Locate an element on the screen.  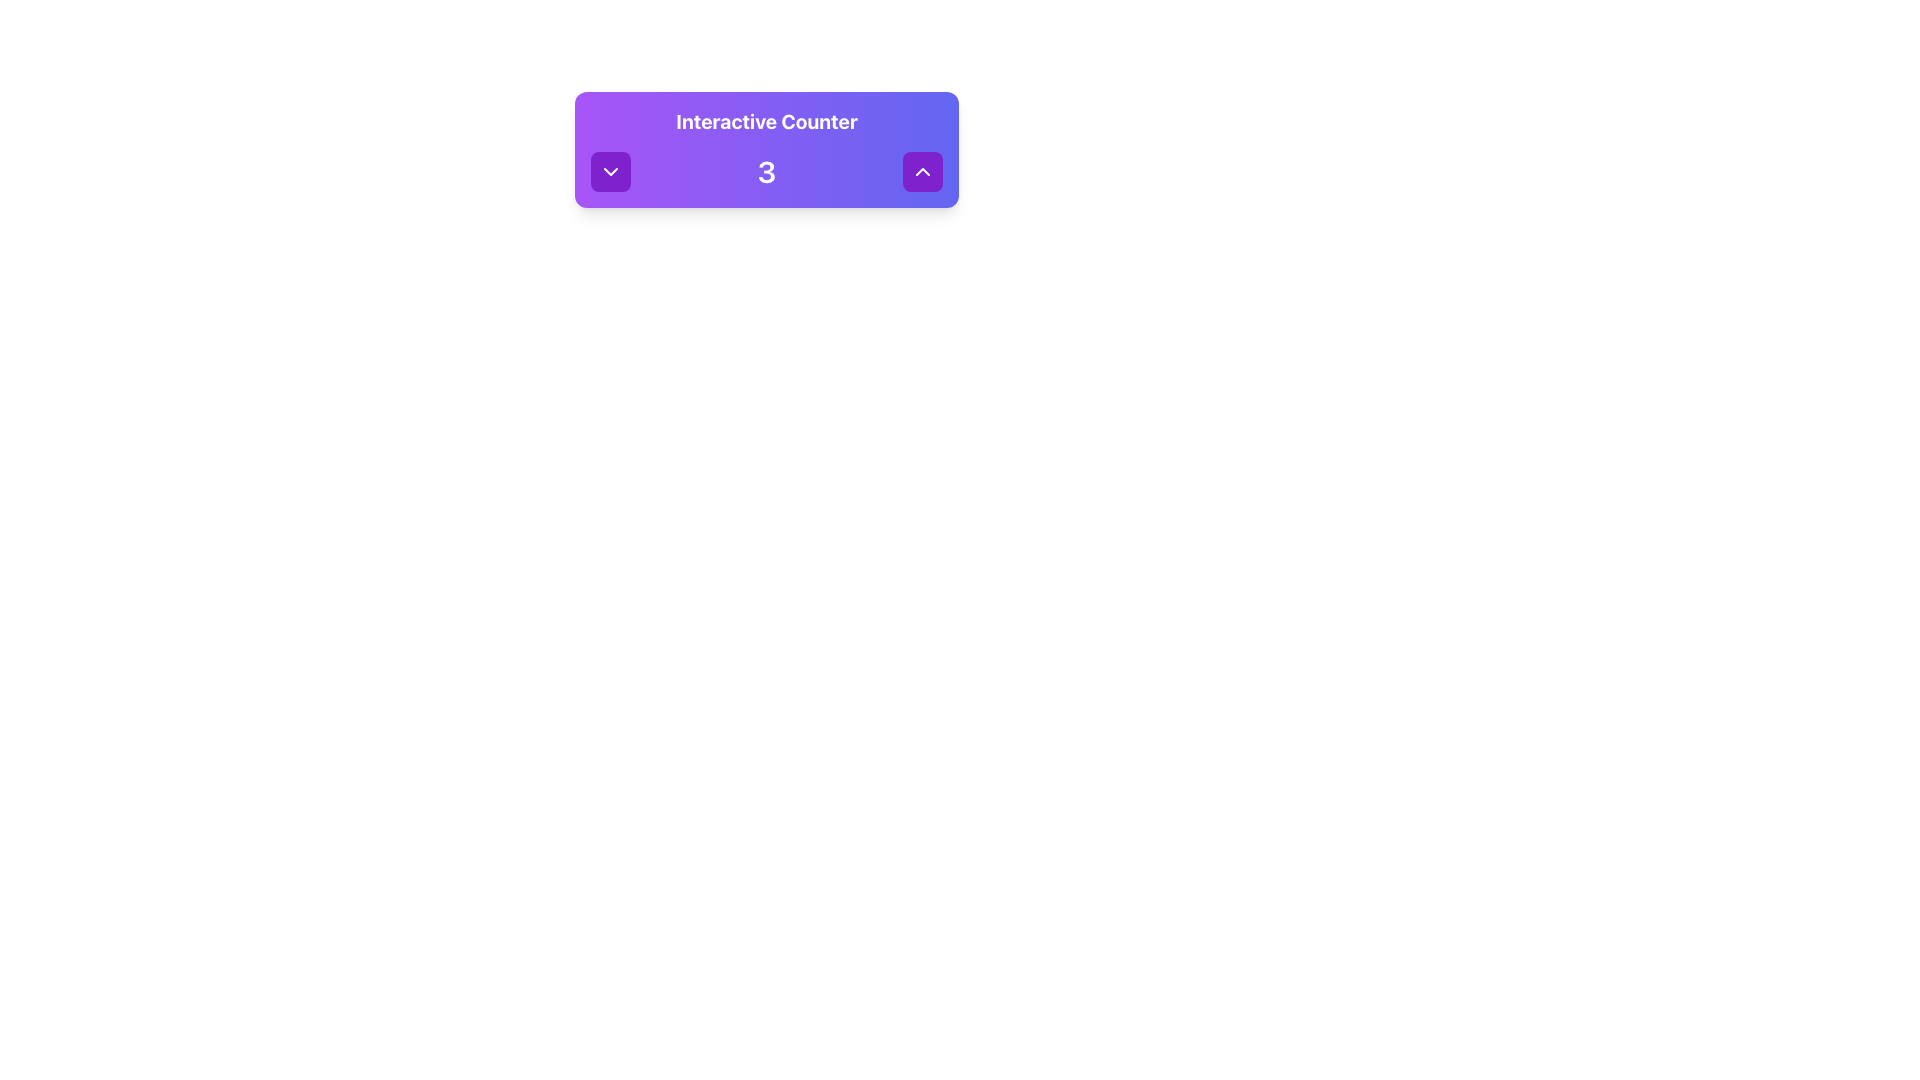
the chevron-shaped arrow button with a purple background located at the top right of the window, adjacent to the center numerical counter display is located at coordinates (921, 171).